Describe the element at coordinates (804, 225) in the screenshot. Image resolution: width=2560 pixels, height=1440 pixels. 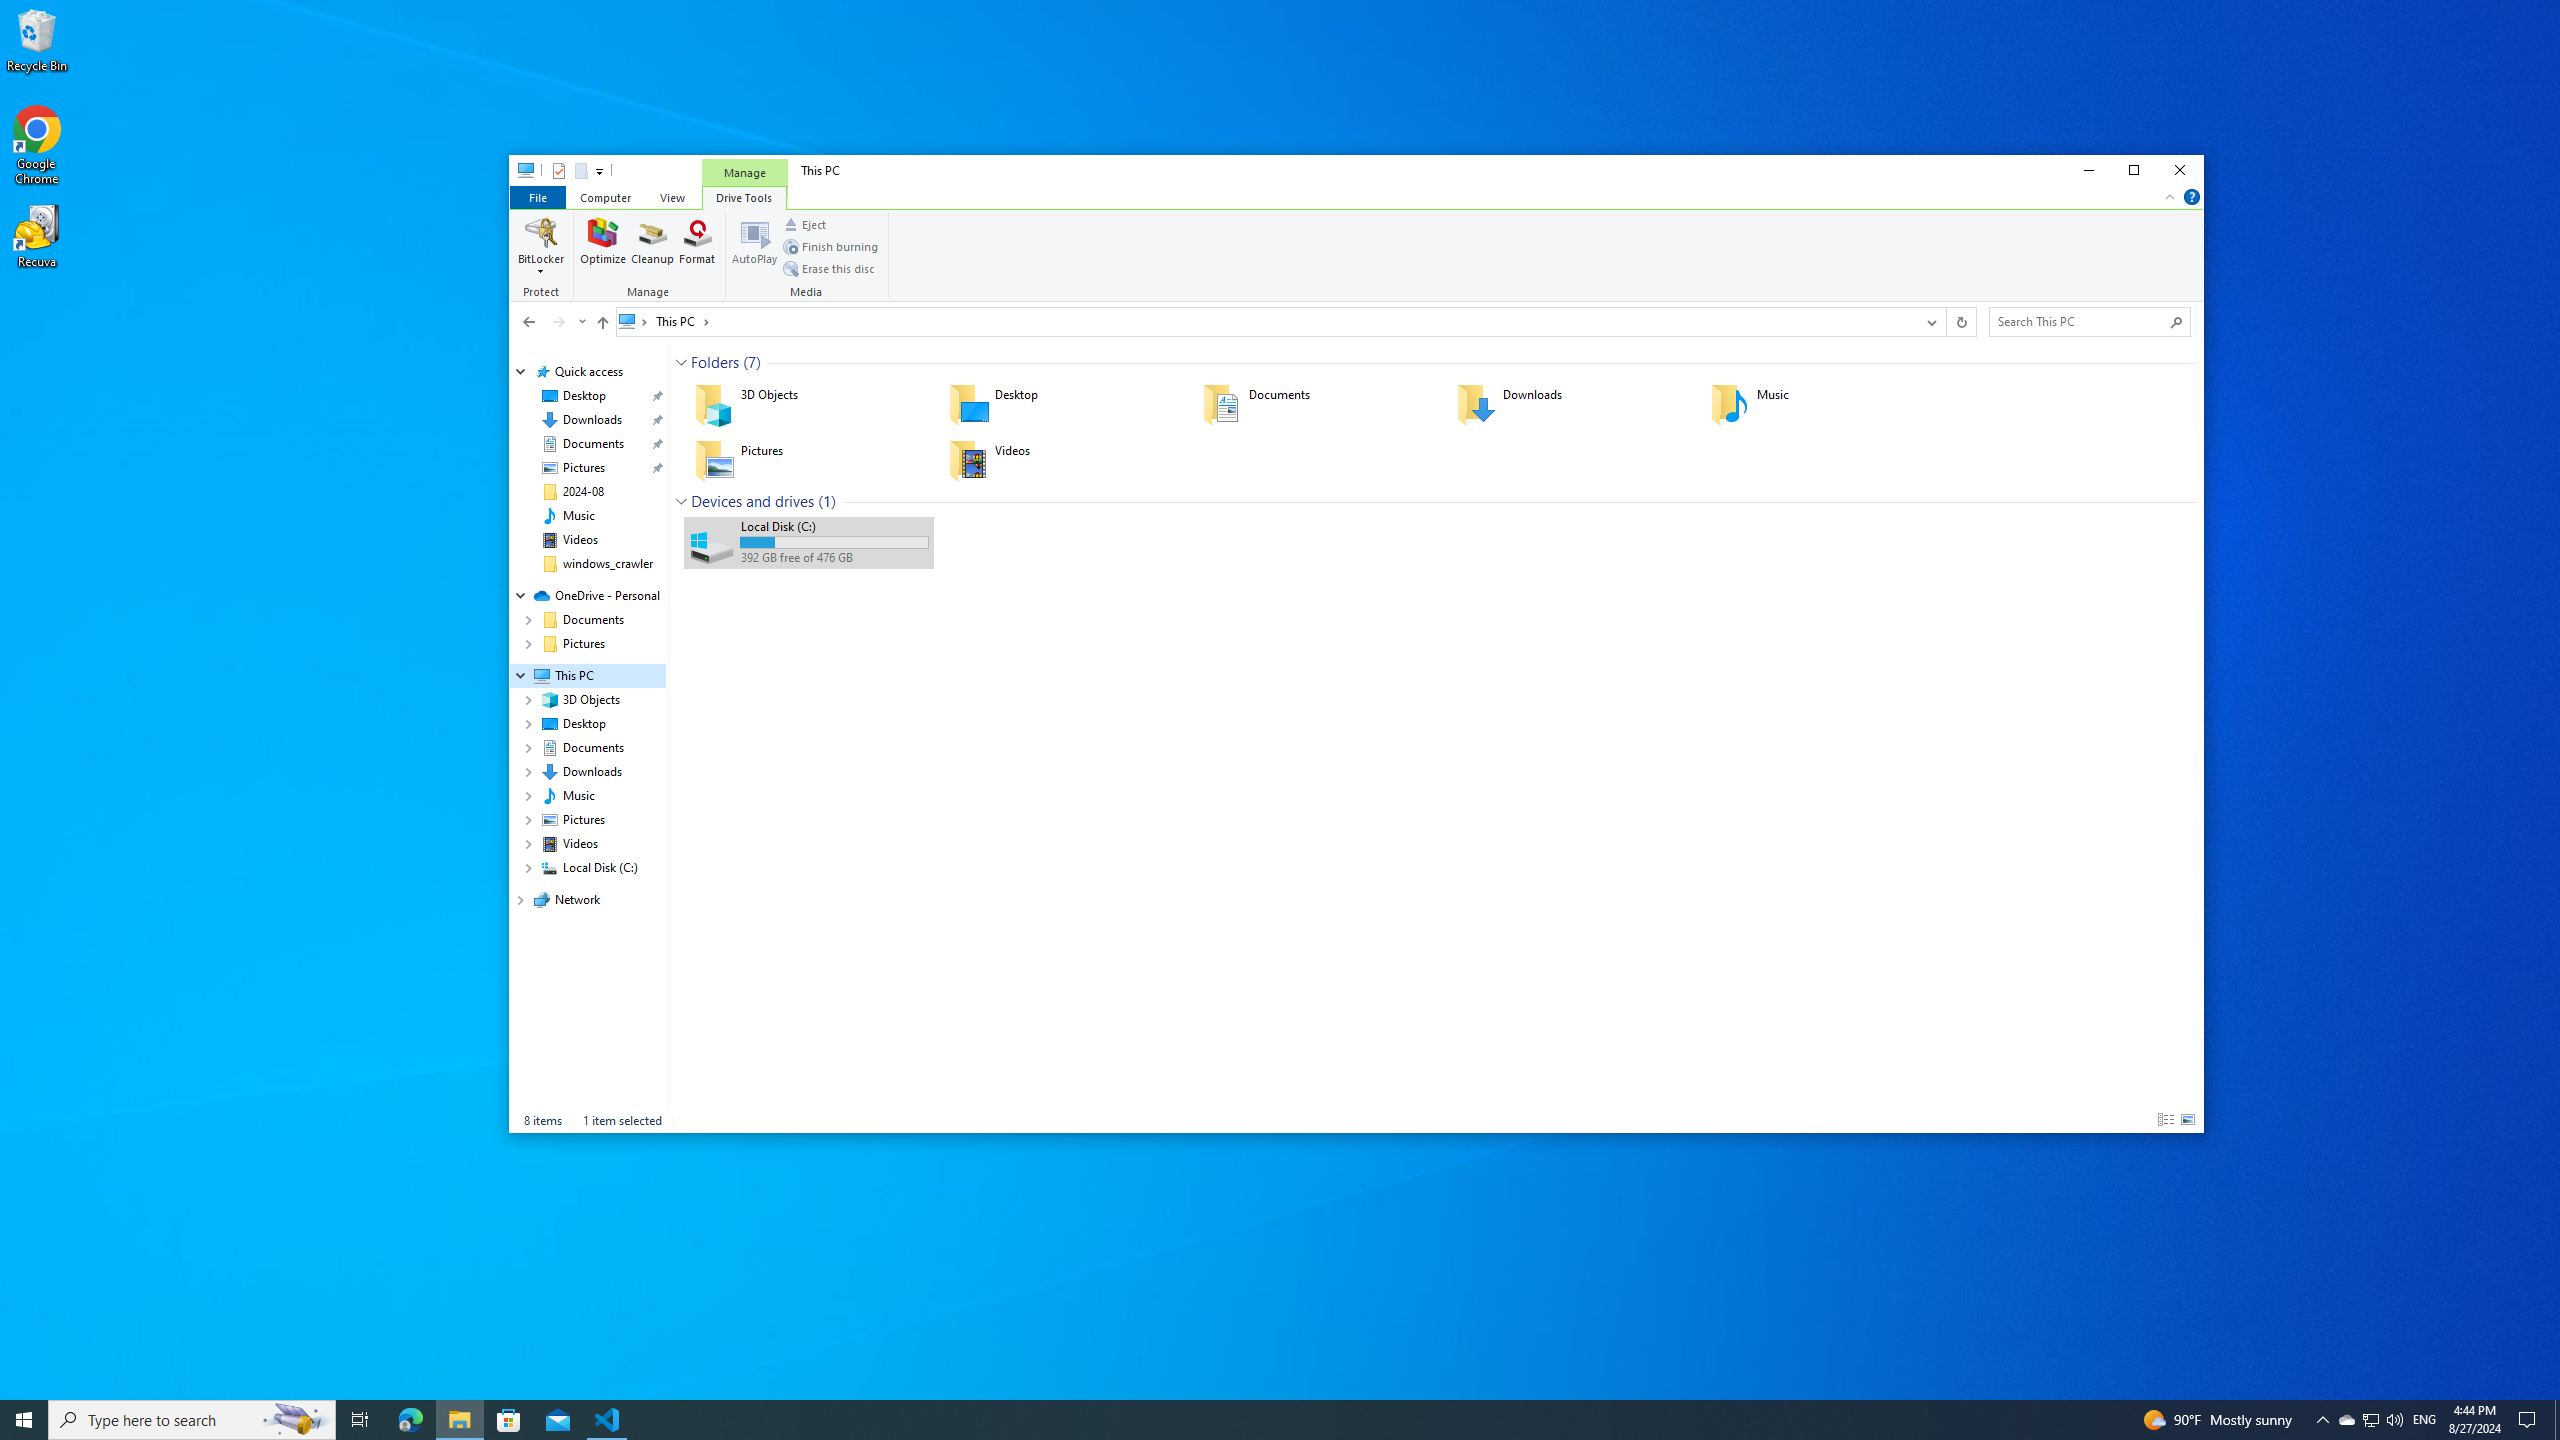
I see `'Eject'` at that location.